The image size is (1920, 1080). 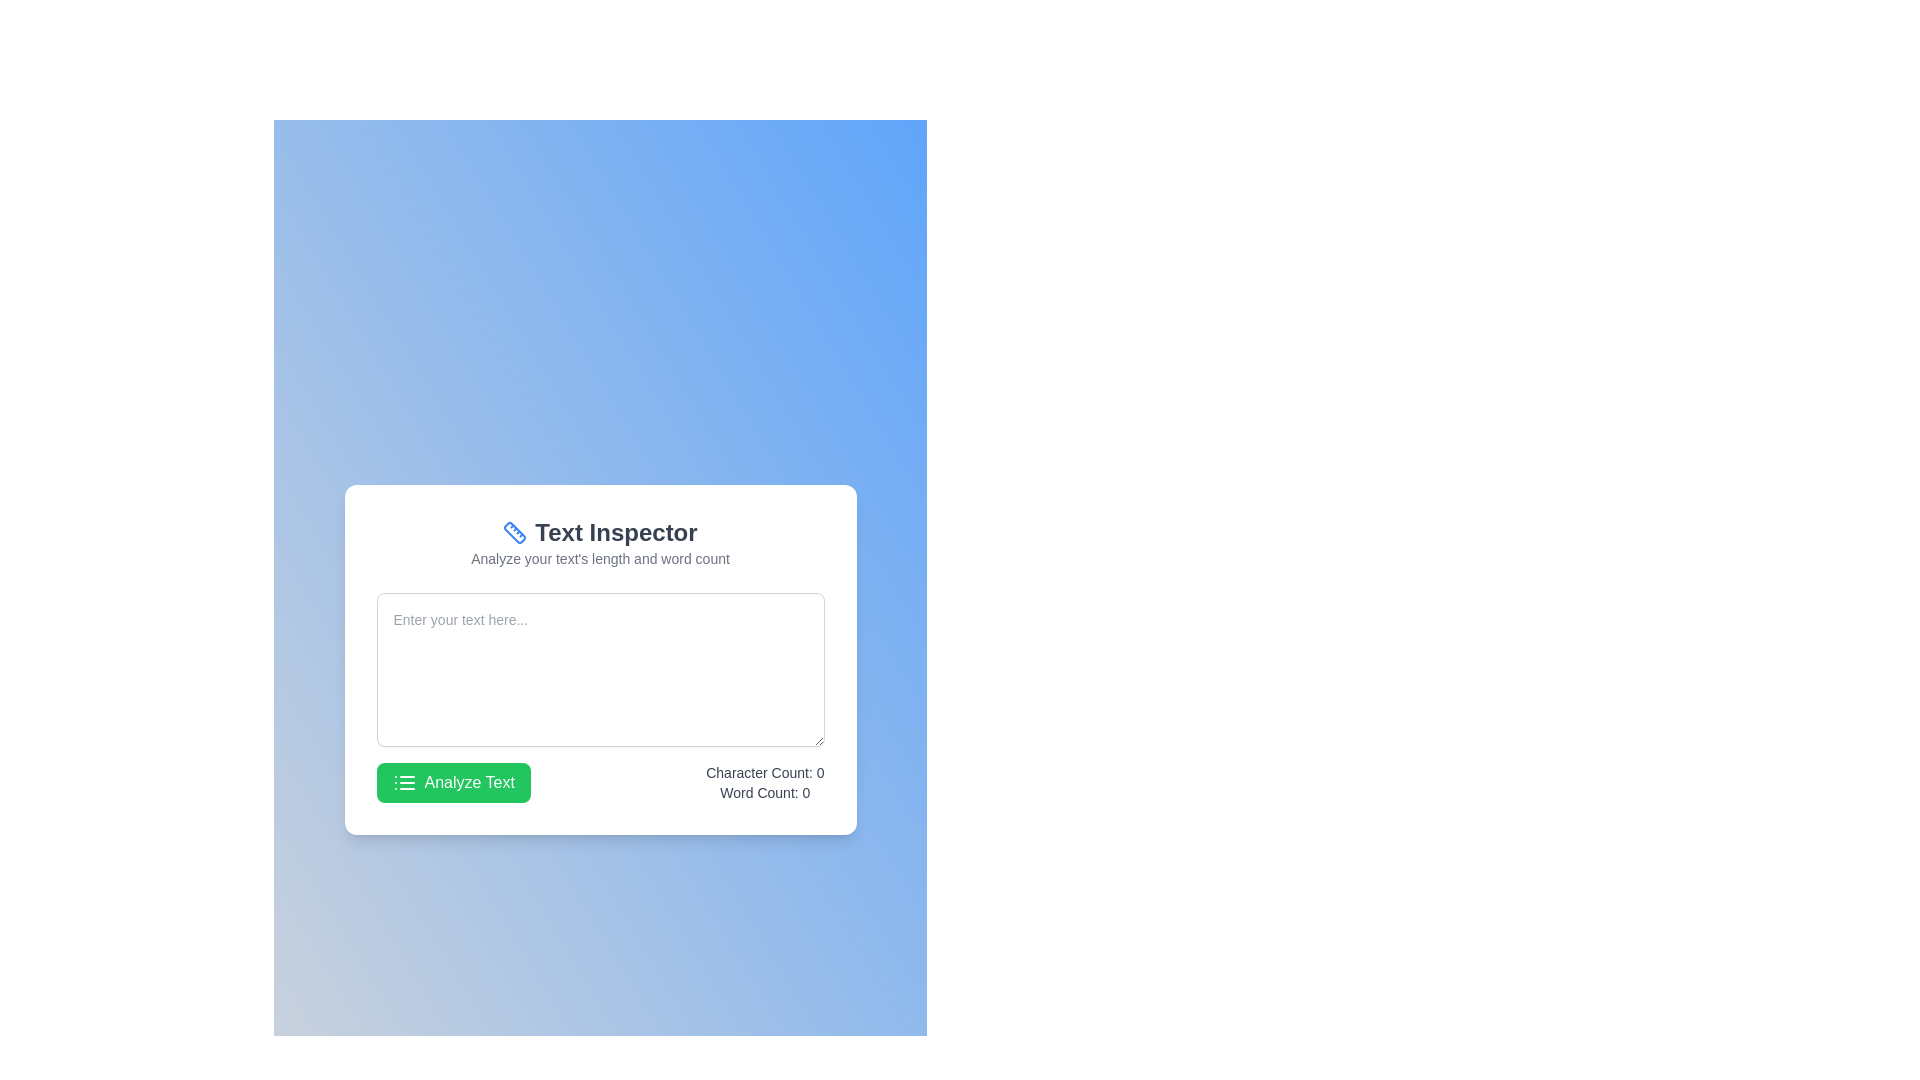 I want to click on the 'Text Inspector' header element, which is a bold title with a small blue ruler icon on the left, located at the top of a white card, so click(x=599, y=543).